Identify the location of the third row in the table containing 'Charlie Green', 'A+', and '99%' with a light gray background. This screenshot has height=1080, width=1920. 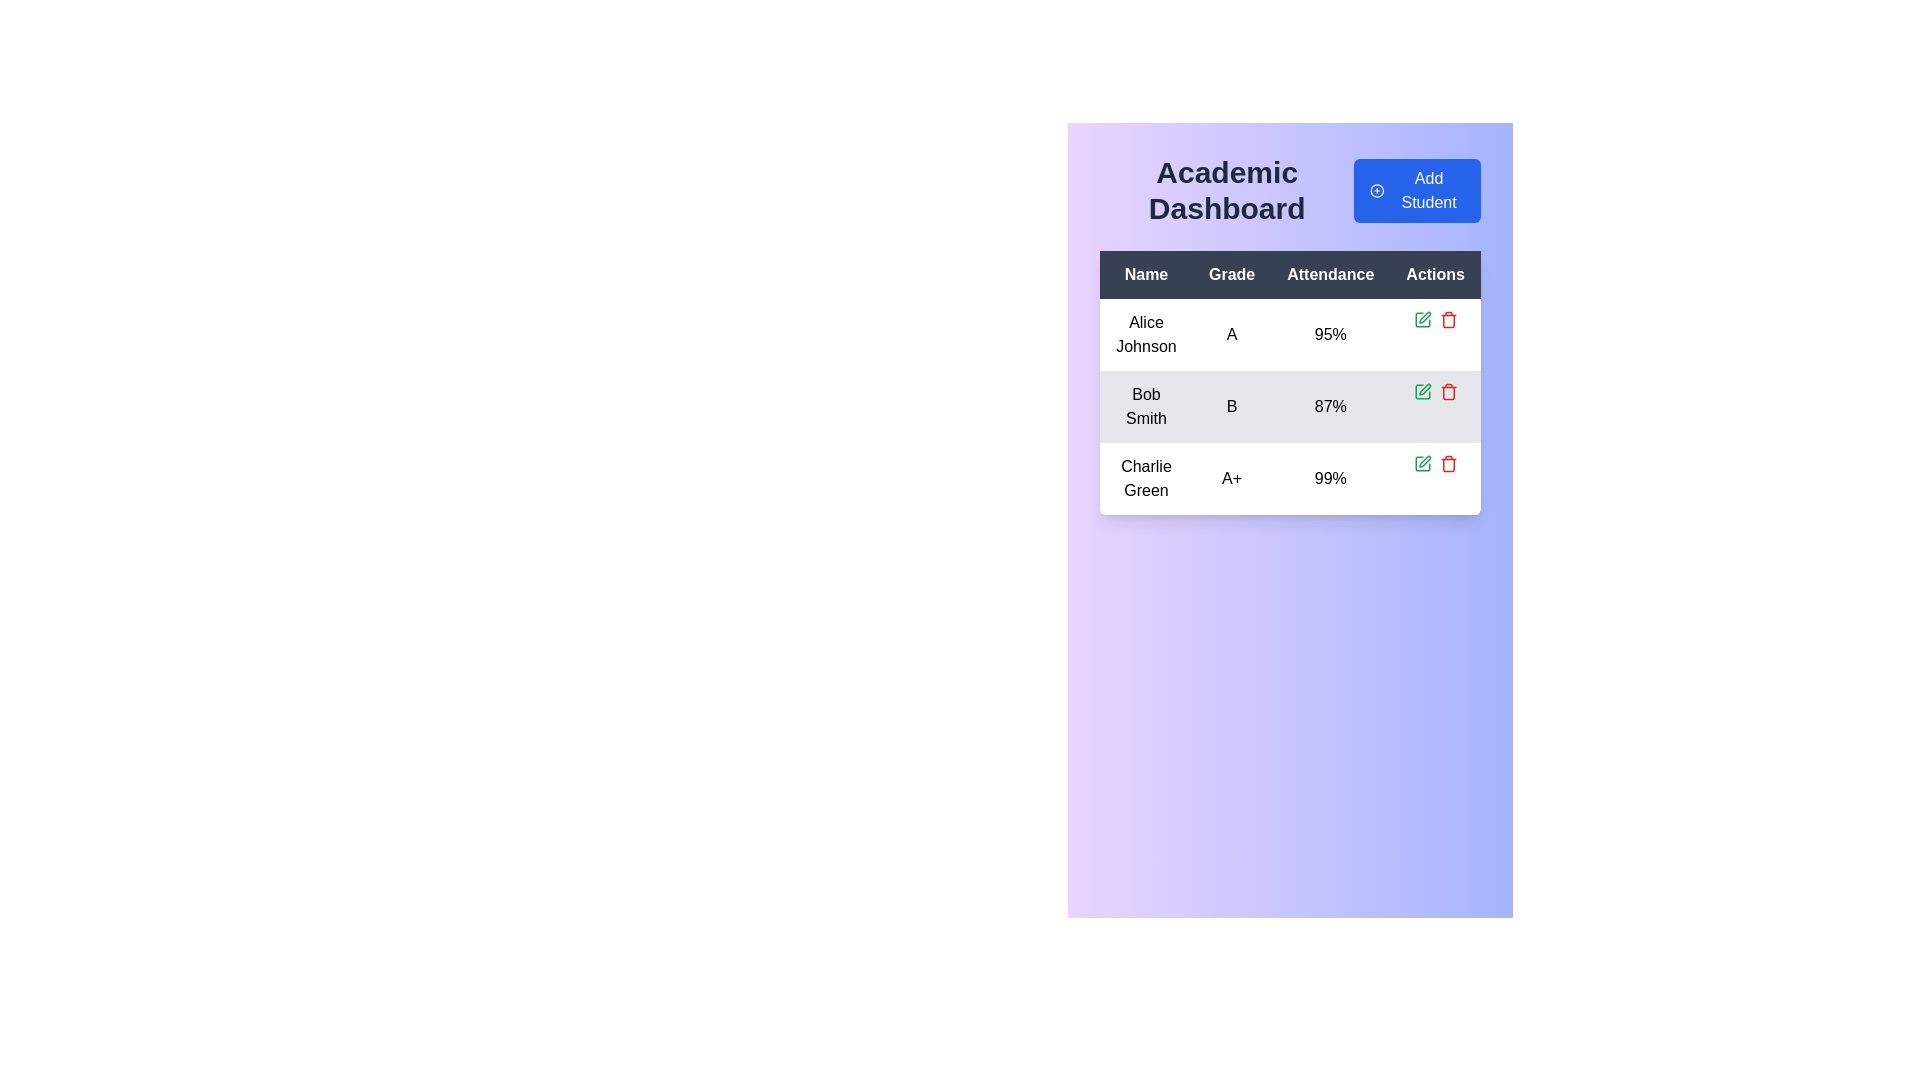
(1290, 478).